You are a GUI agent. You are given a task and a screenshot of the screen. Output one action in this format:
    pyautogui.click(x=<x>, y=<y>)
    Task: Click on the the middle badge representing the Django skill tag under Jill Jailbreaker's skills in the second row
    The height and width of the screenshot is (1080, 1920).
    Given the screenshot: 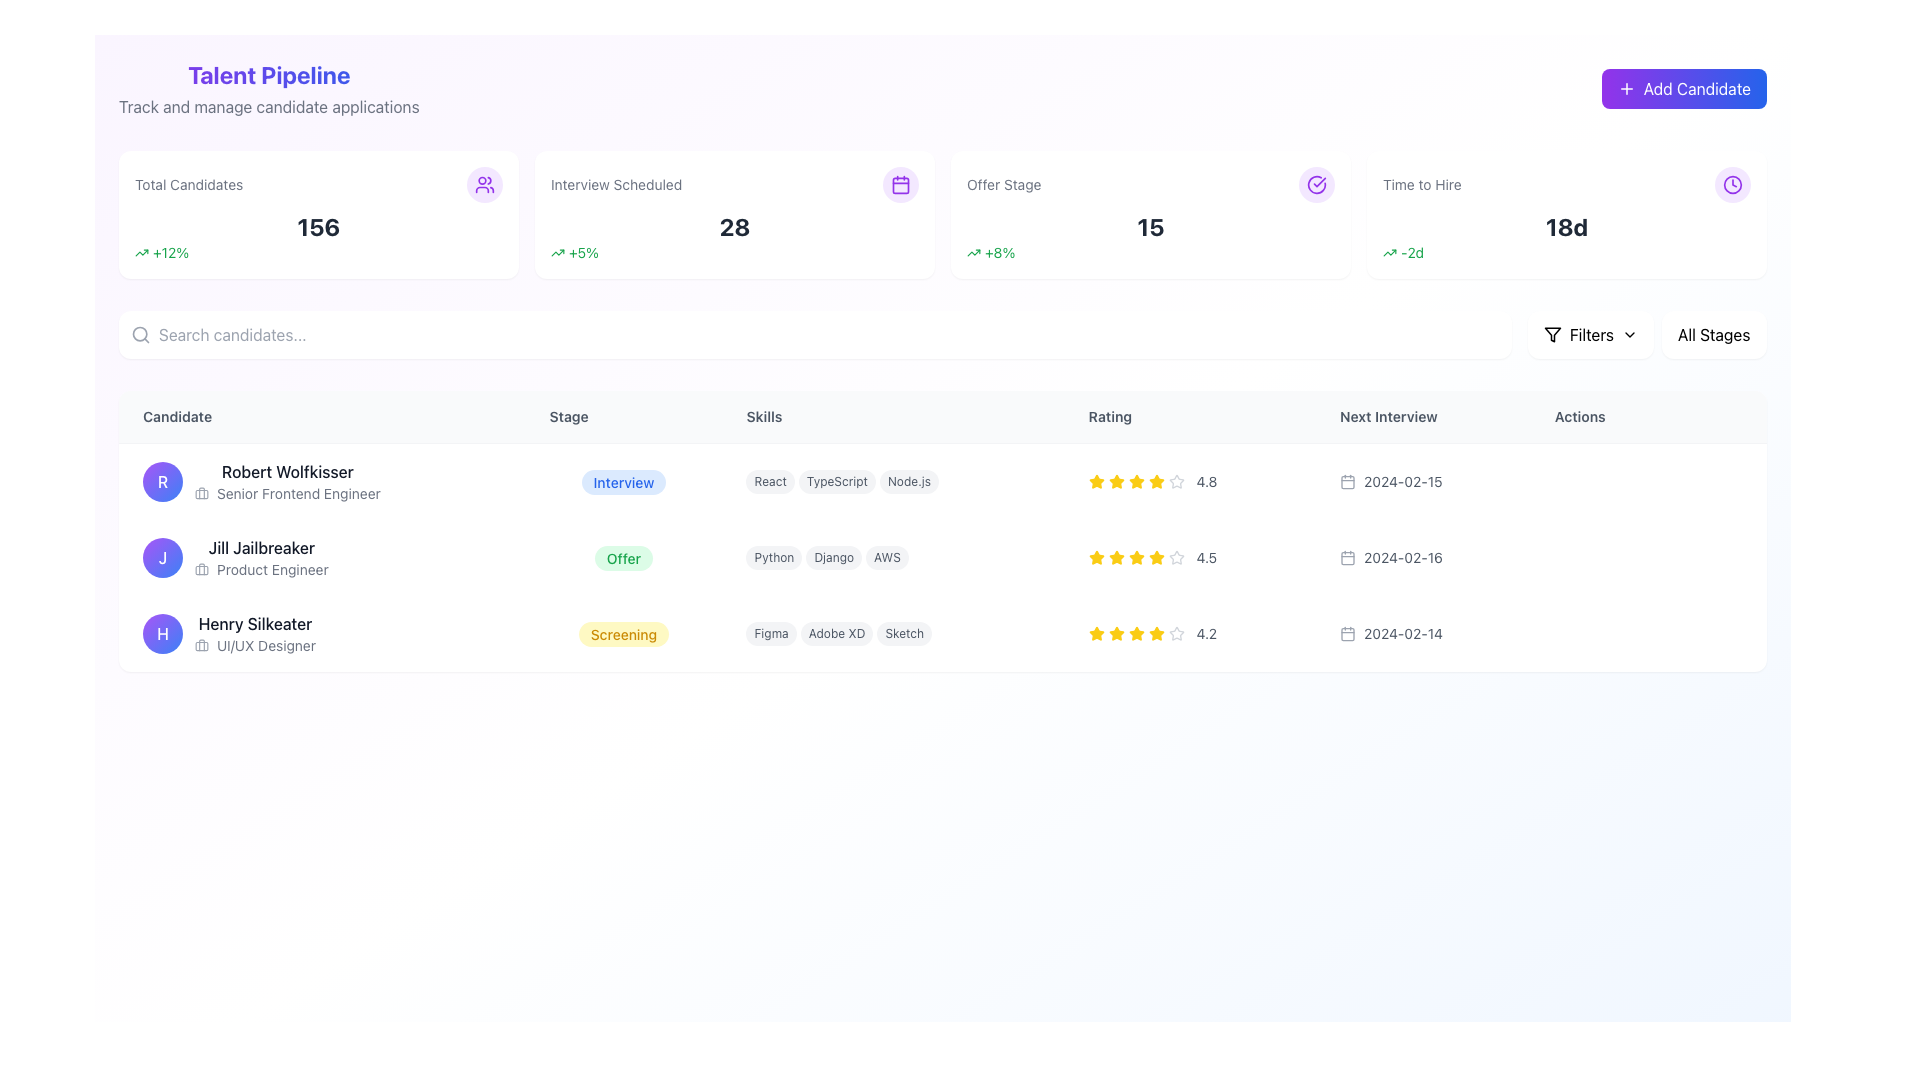 What is the action you would take?
    pyautogui.click(x=834, y=558)
    